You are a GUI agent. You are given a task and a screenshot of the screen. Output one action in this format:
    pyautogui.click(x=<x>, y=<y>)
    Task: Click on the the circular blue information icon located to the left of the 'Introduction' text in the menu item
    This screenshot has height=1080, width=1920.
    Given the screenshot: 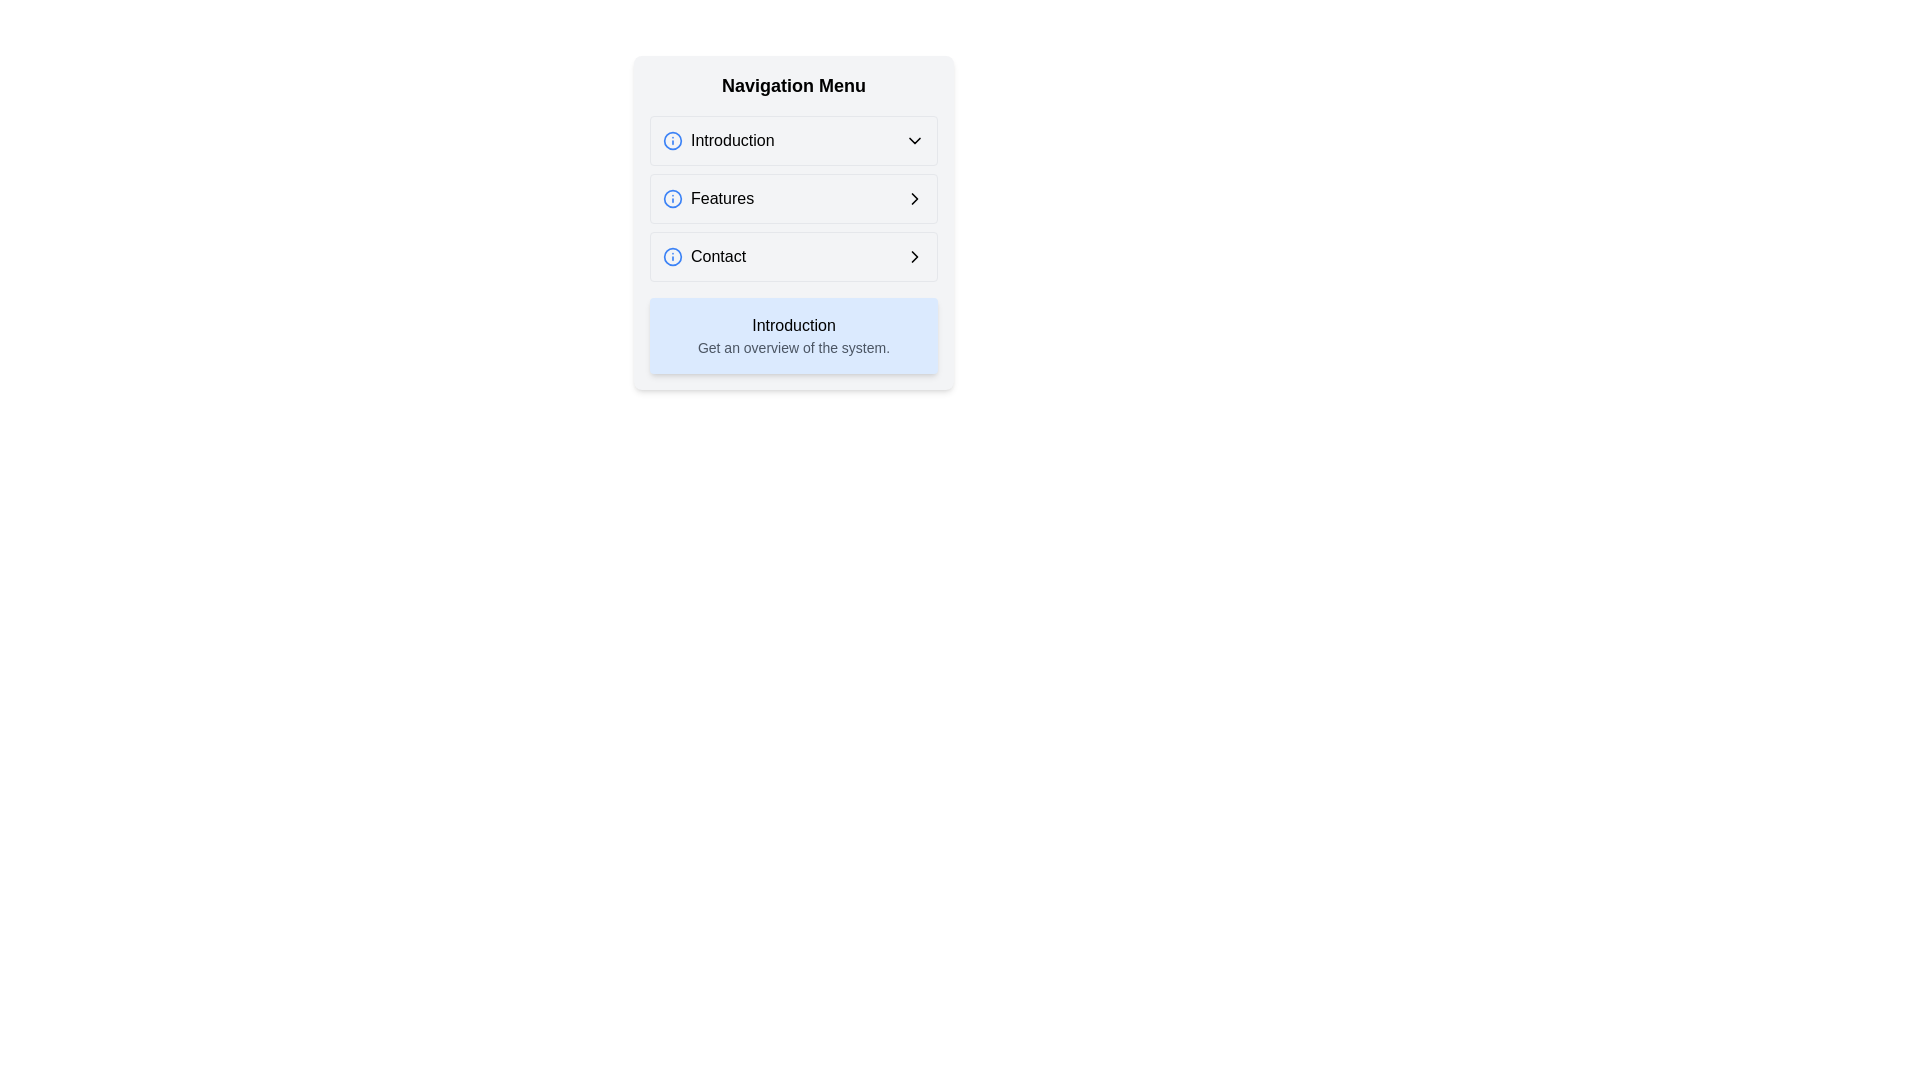 What is the action you would take?
    pyautogui.click(x=672, y=140)
    